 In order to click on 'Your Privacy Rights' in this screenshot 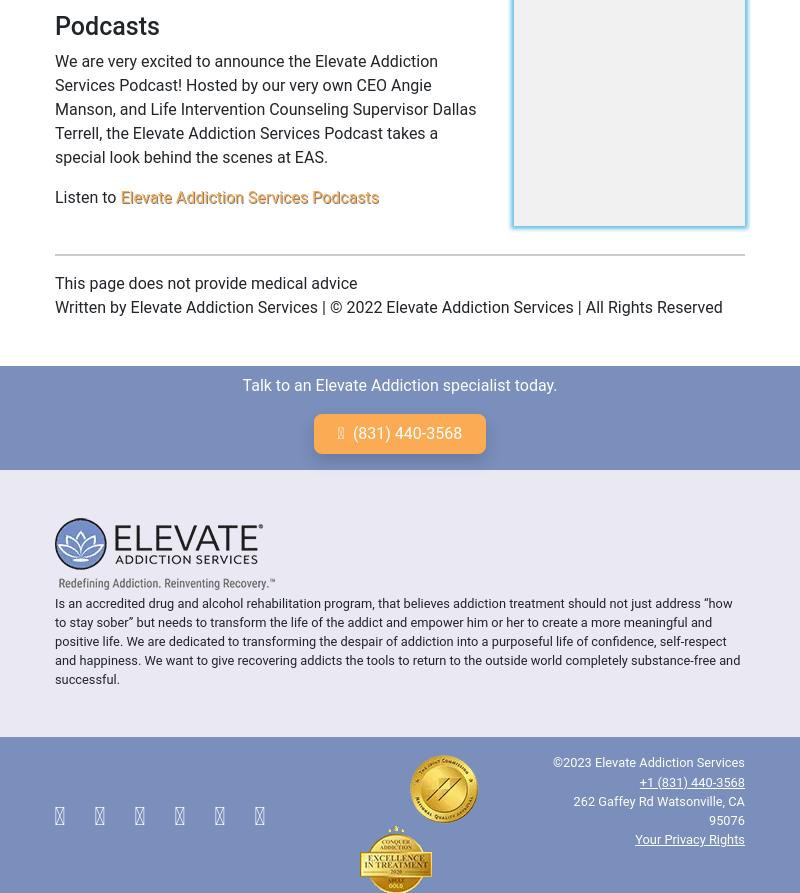, I will do `click(689, 838)`.